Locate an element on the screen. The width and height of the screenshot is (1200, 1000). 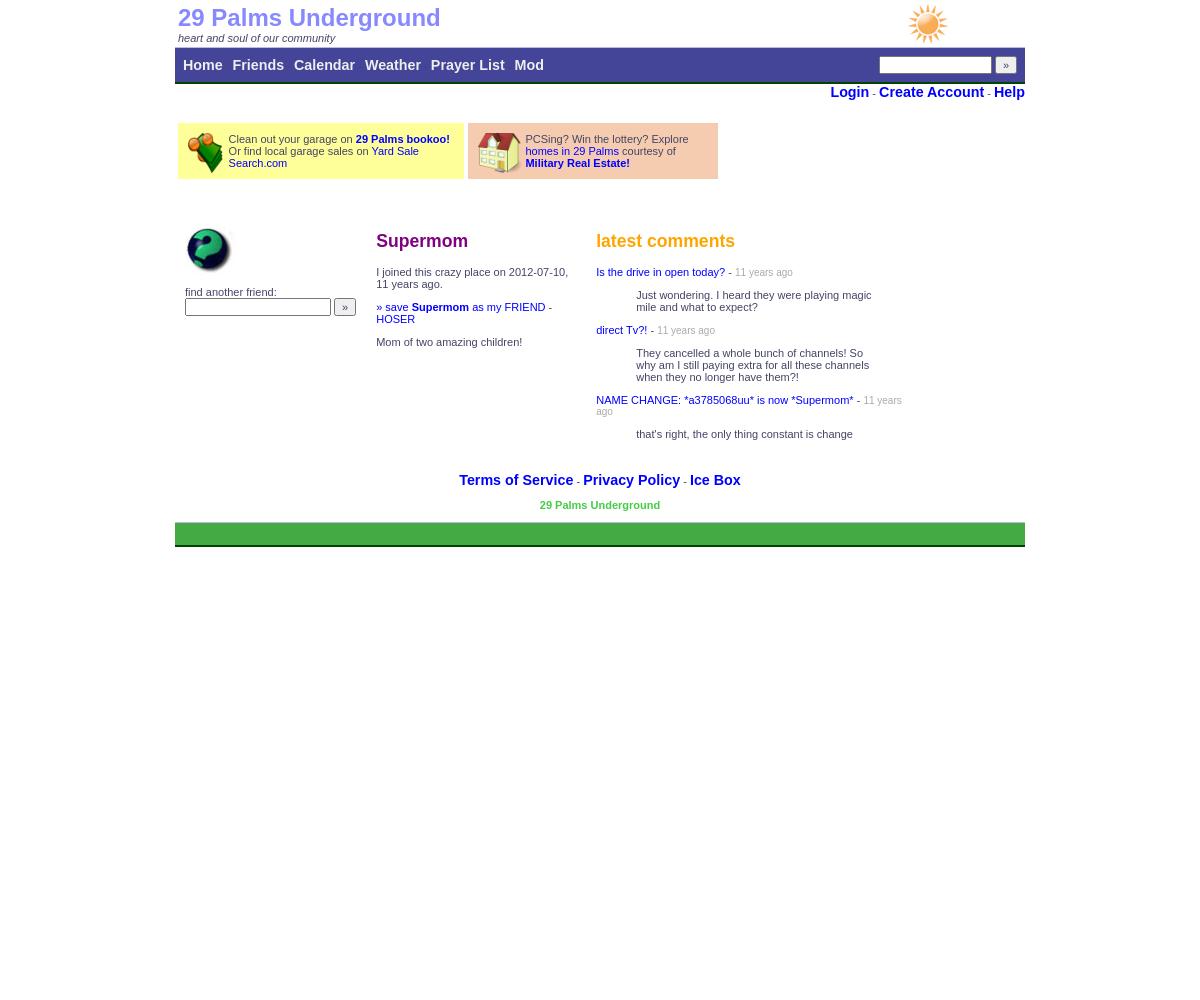
'Yard Sale Search.com' is located at coordinates (323, 157).